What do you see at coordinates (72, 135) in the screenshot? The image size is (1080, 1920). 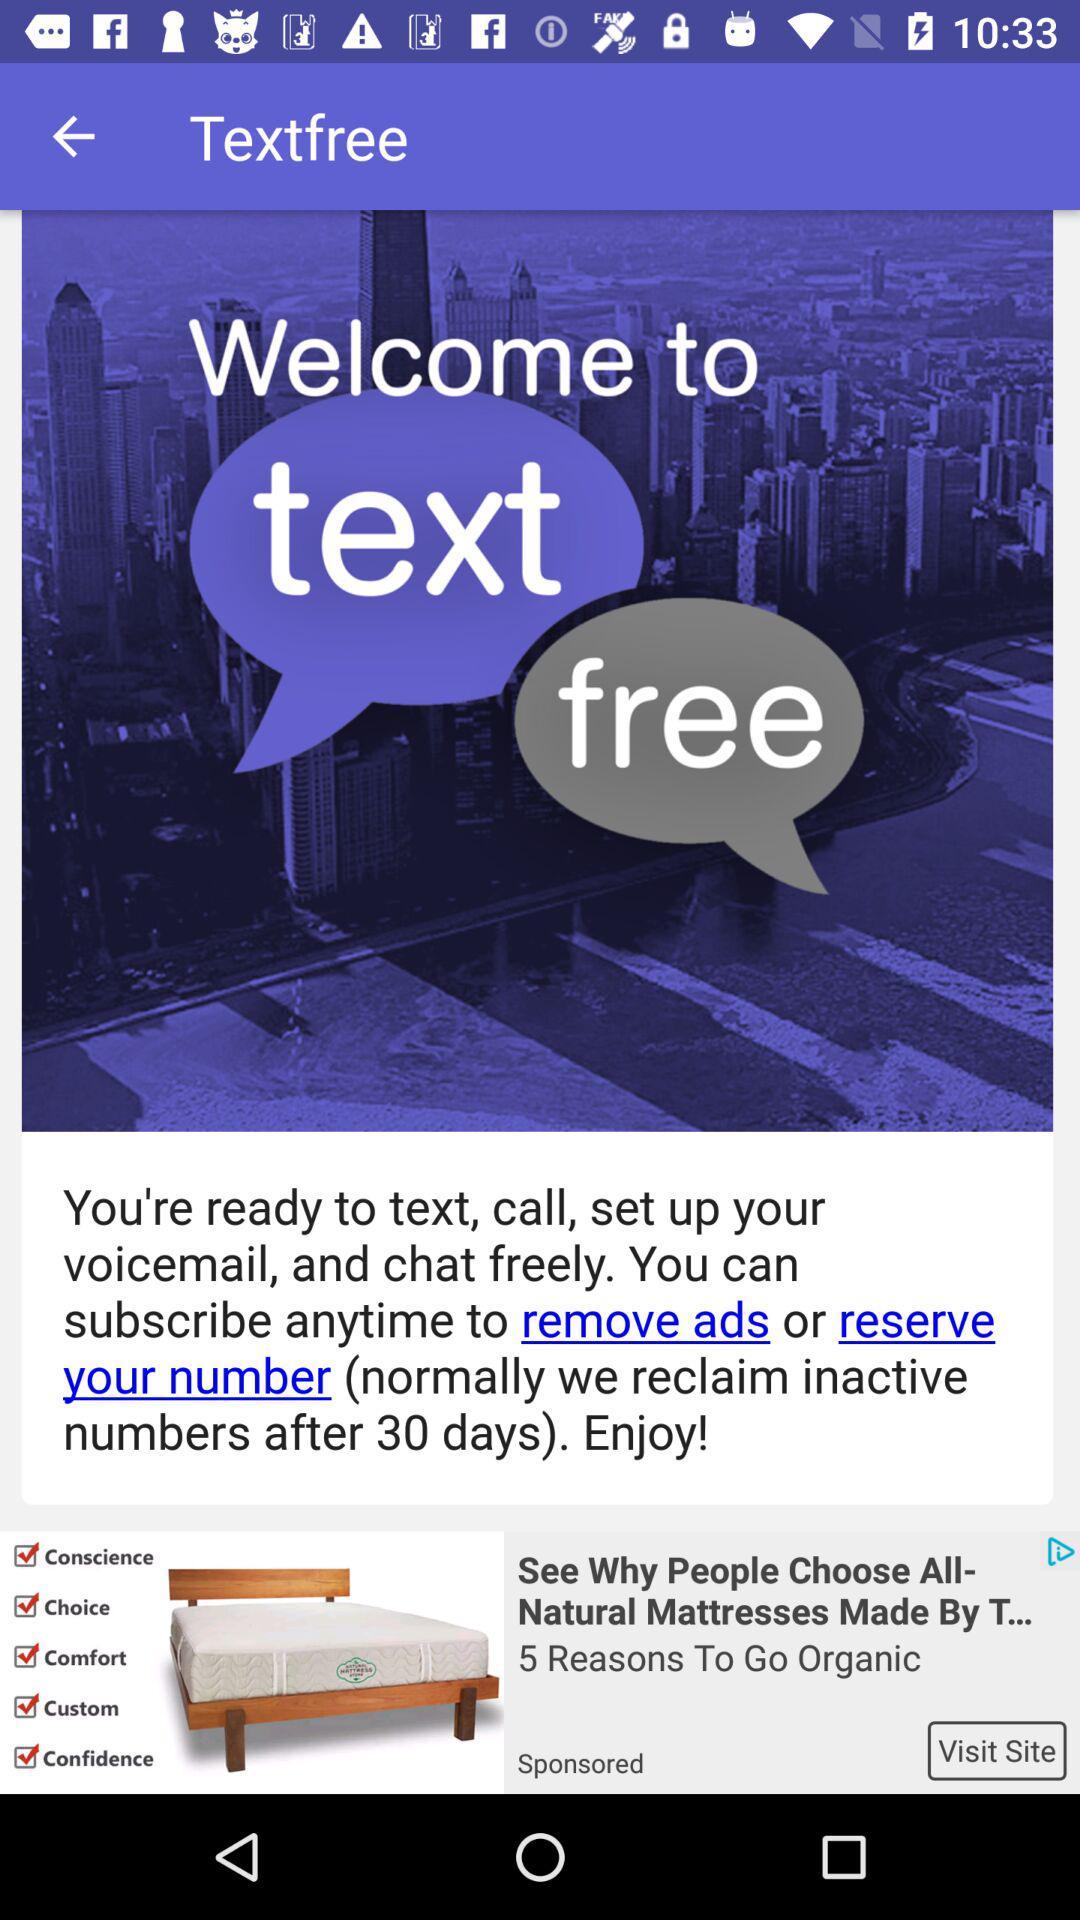 I see `the icon to the left of the textfree` at bounding box center [72, 135].